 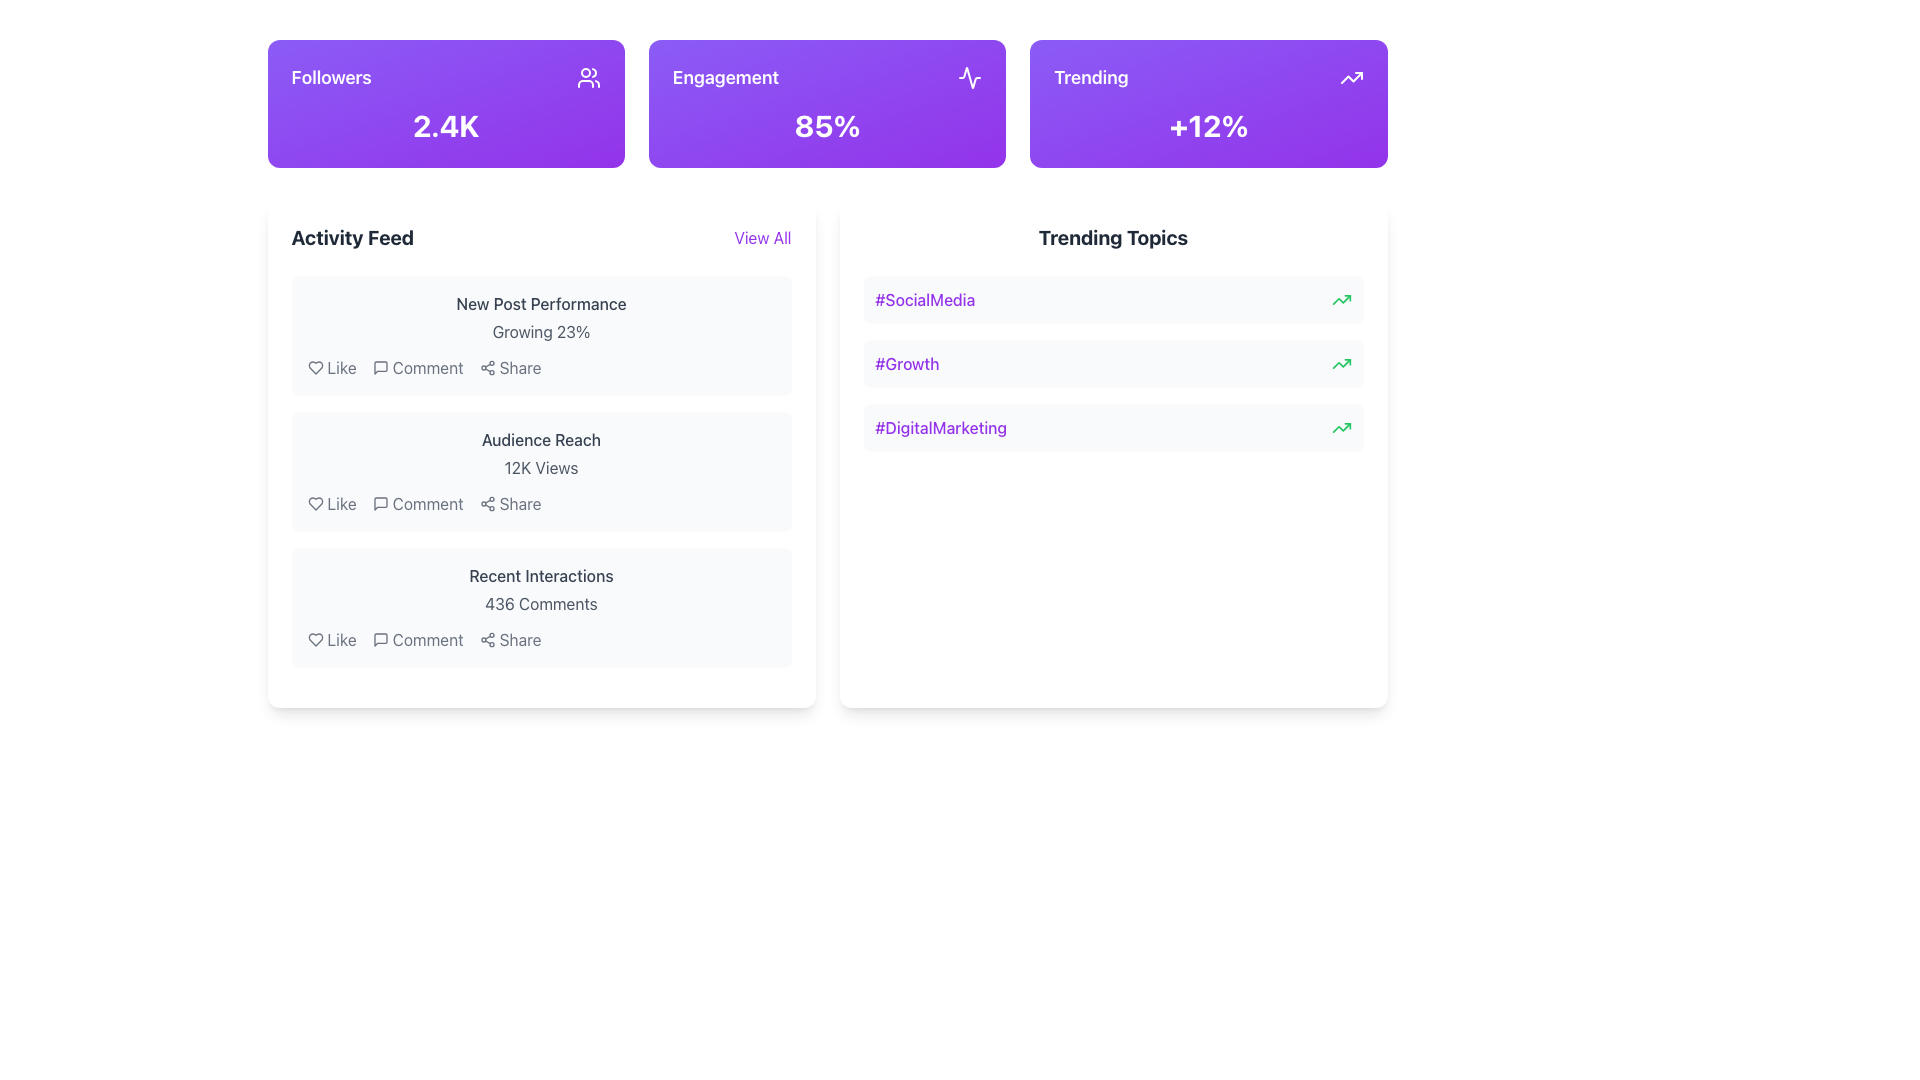 I want to click on the appearance of the waveform icon located in the engagement section of the top header, styled in white with a purple background, so click(x=970, y=76).